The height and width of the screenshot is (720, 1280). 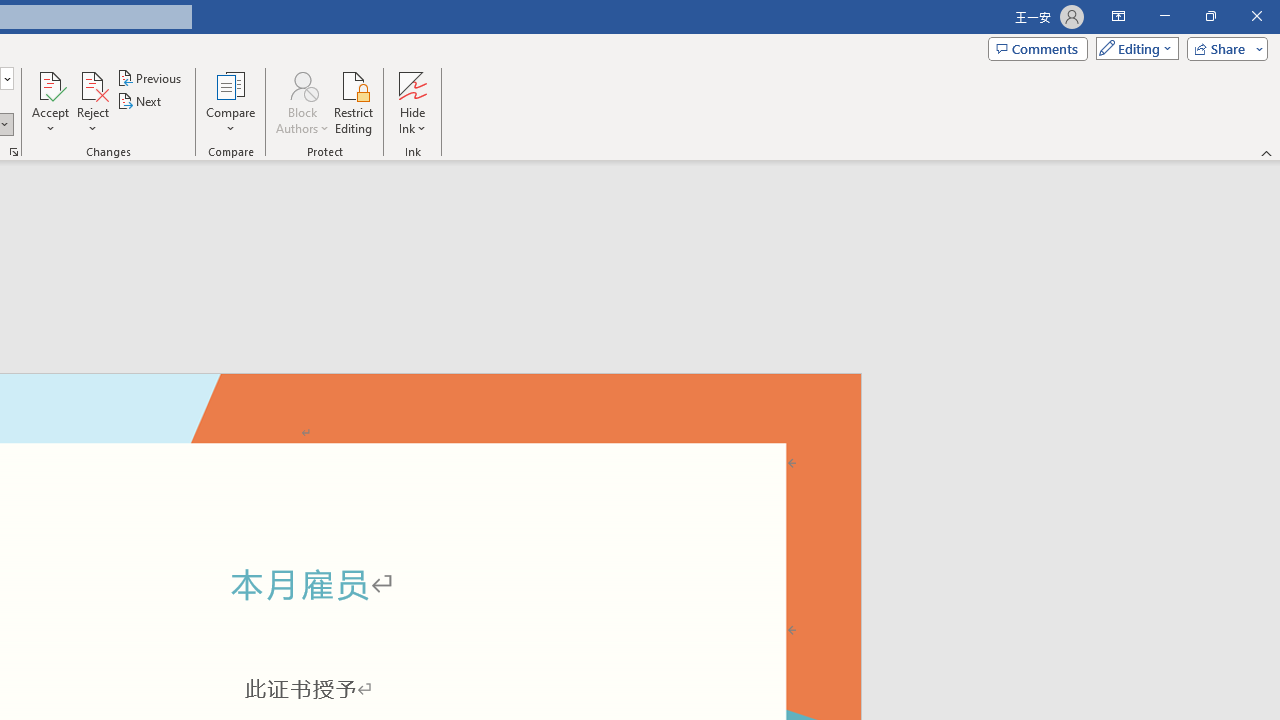 I want to click on 'Restrict Editing', so click(x=353, y=103).